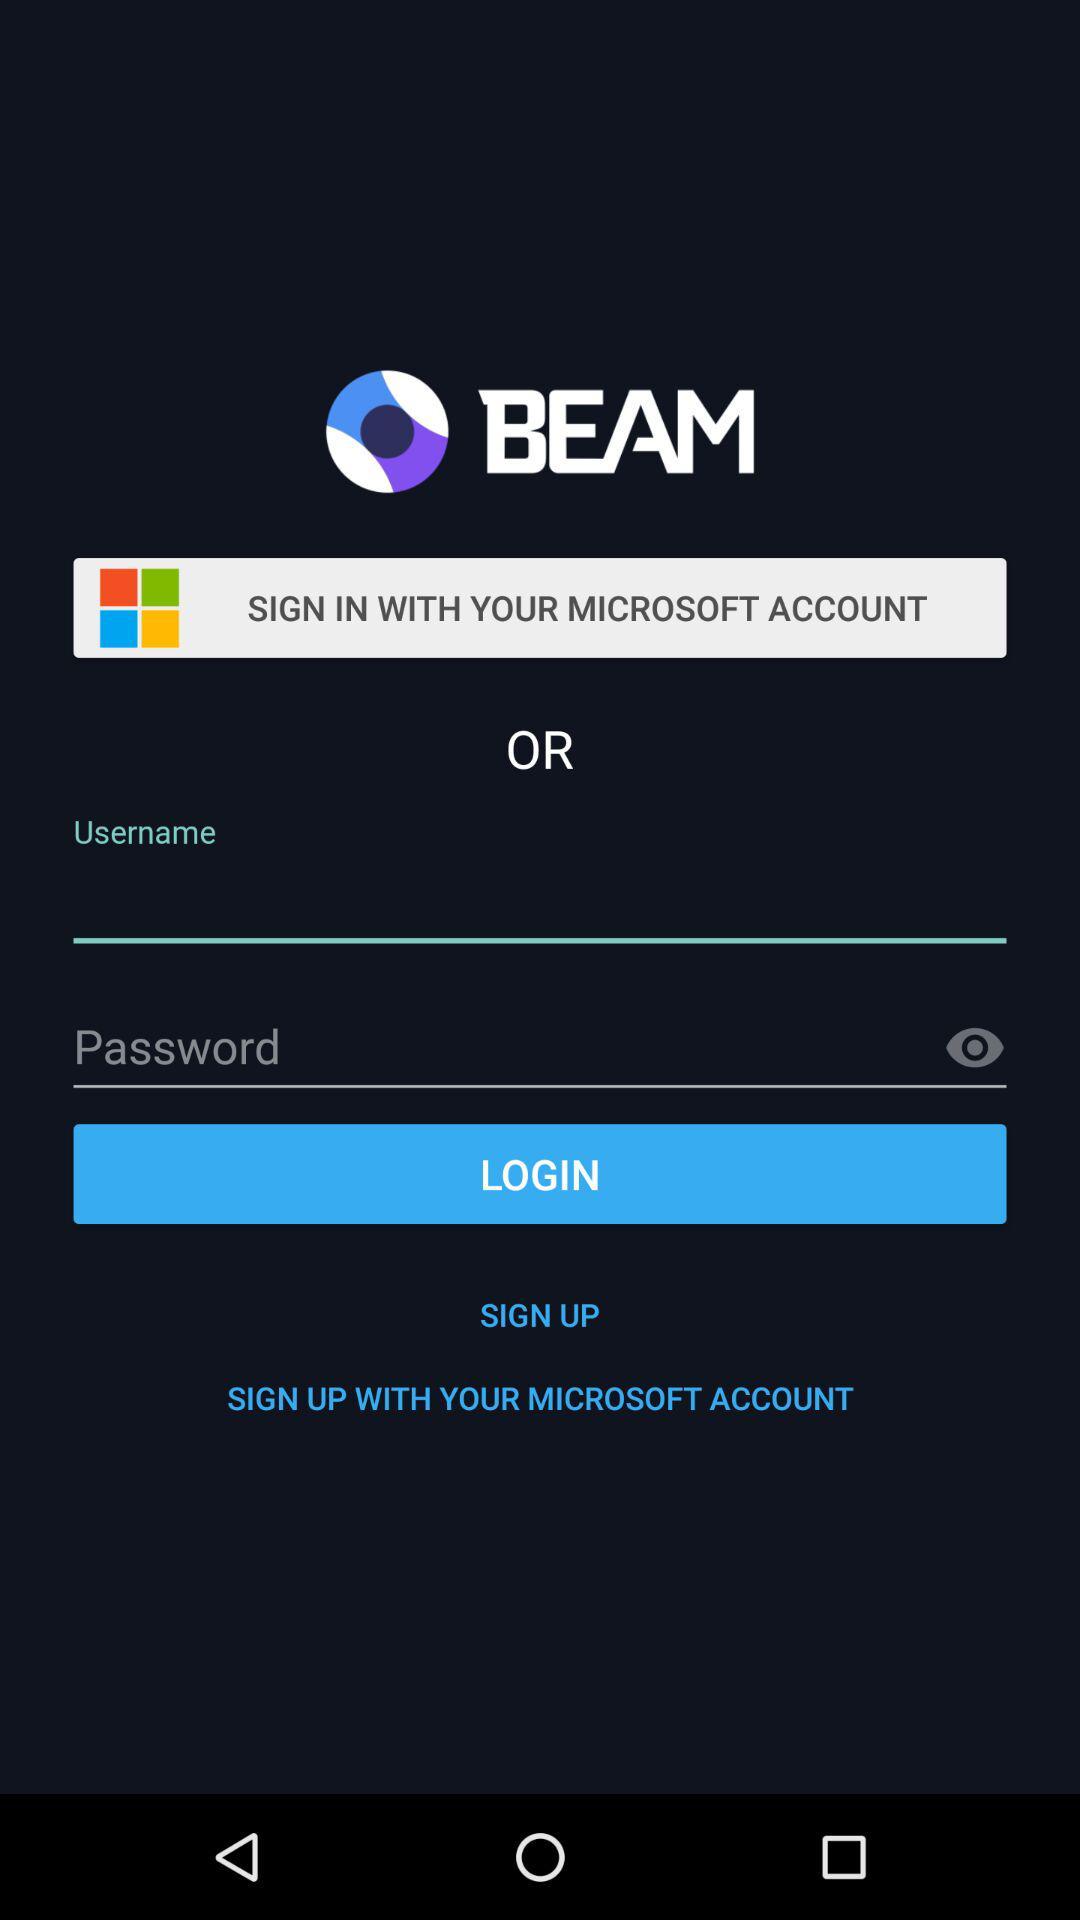  What do you see at coordinates (974, 1047) in the screenshot?
I see `show` at bounding box center [974, 1047].